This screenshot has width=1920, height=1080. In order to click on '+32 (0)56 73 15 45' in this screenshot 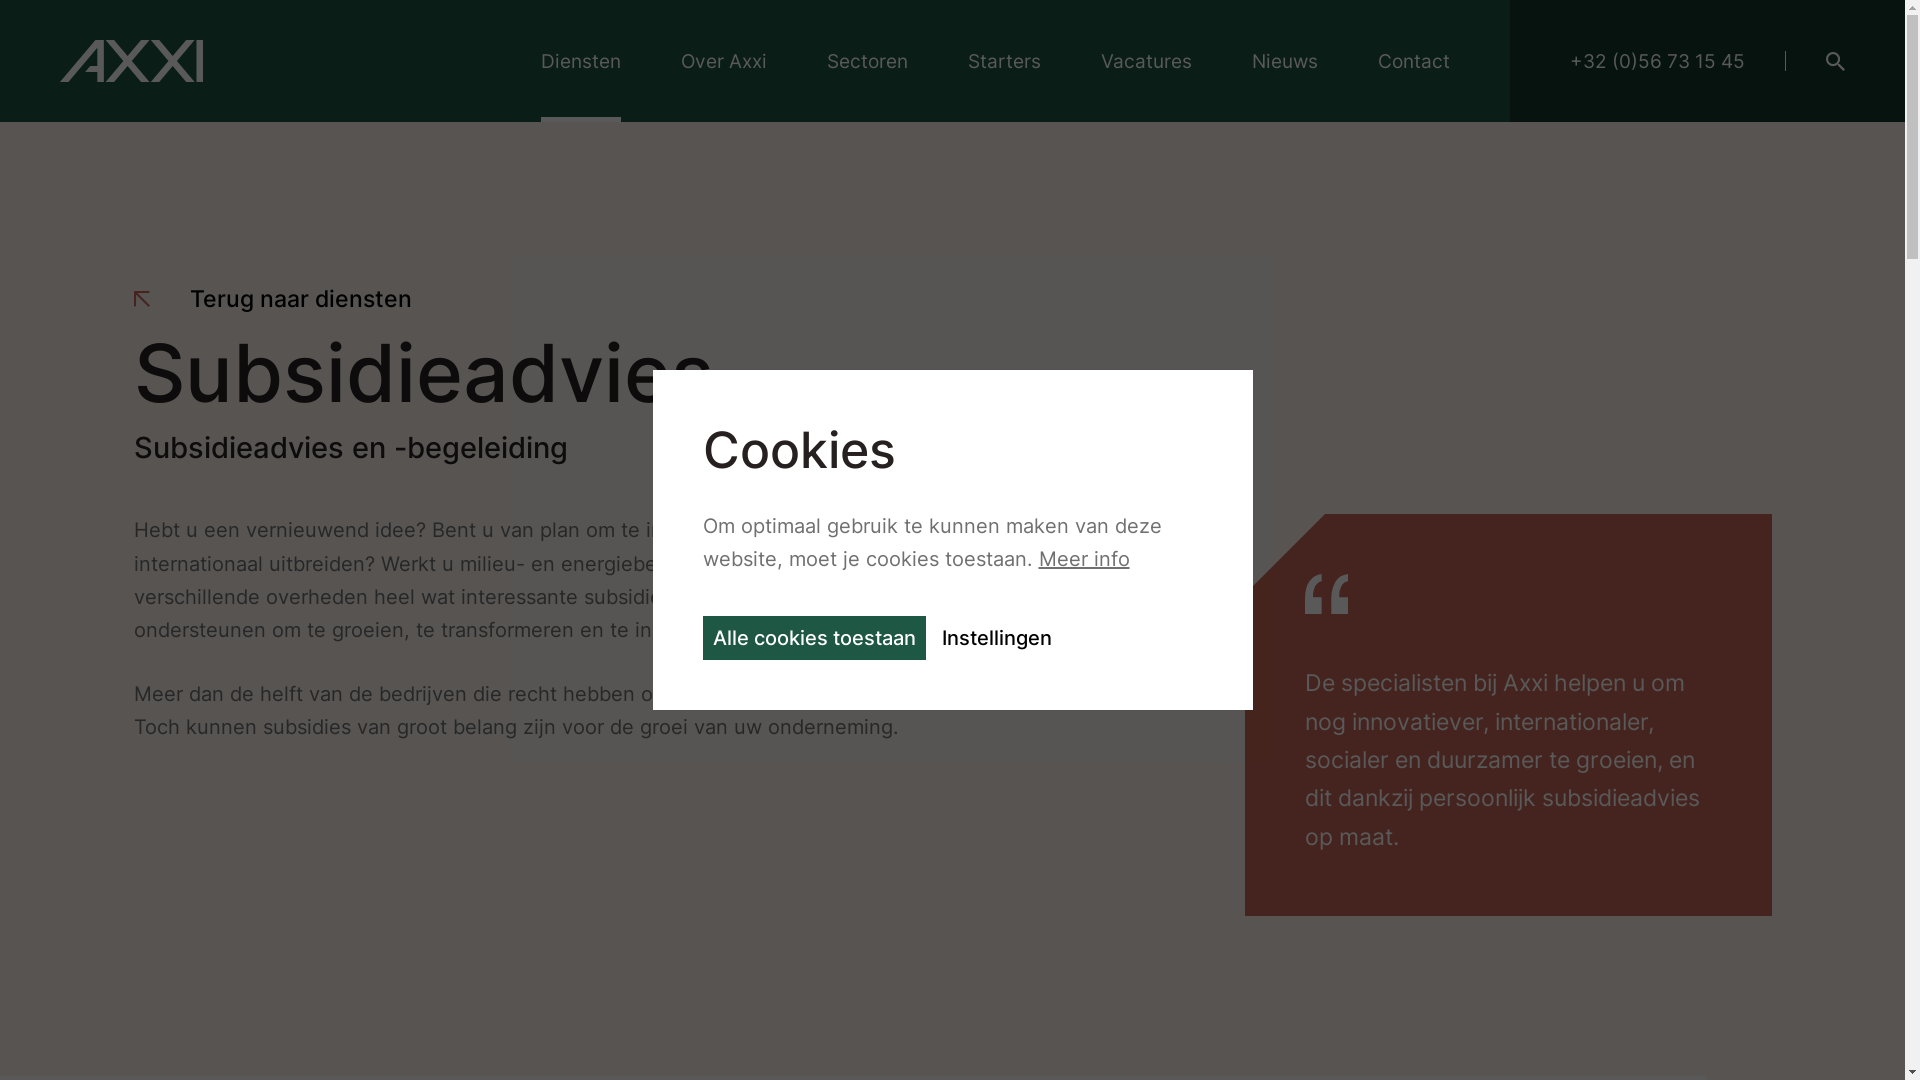, I will do `click(1657, 60)`.